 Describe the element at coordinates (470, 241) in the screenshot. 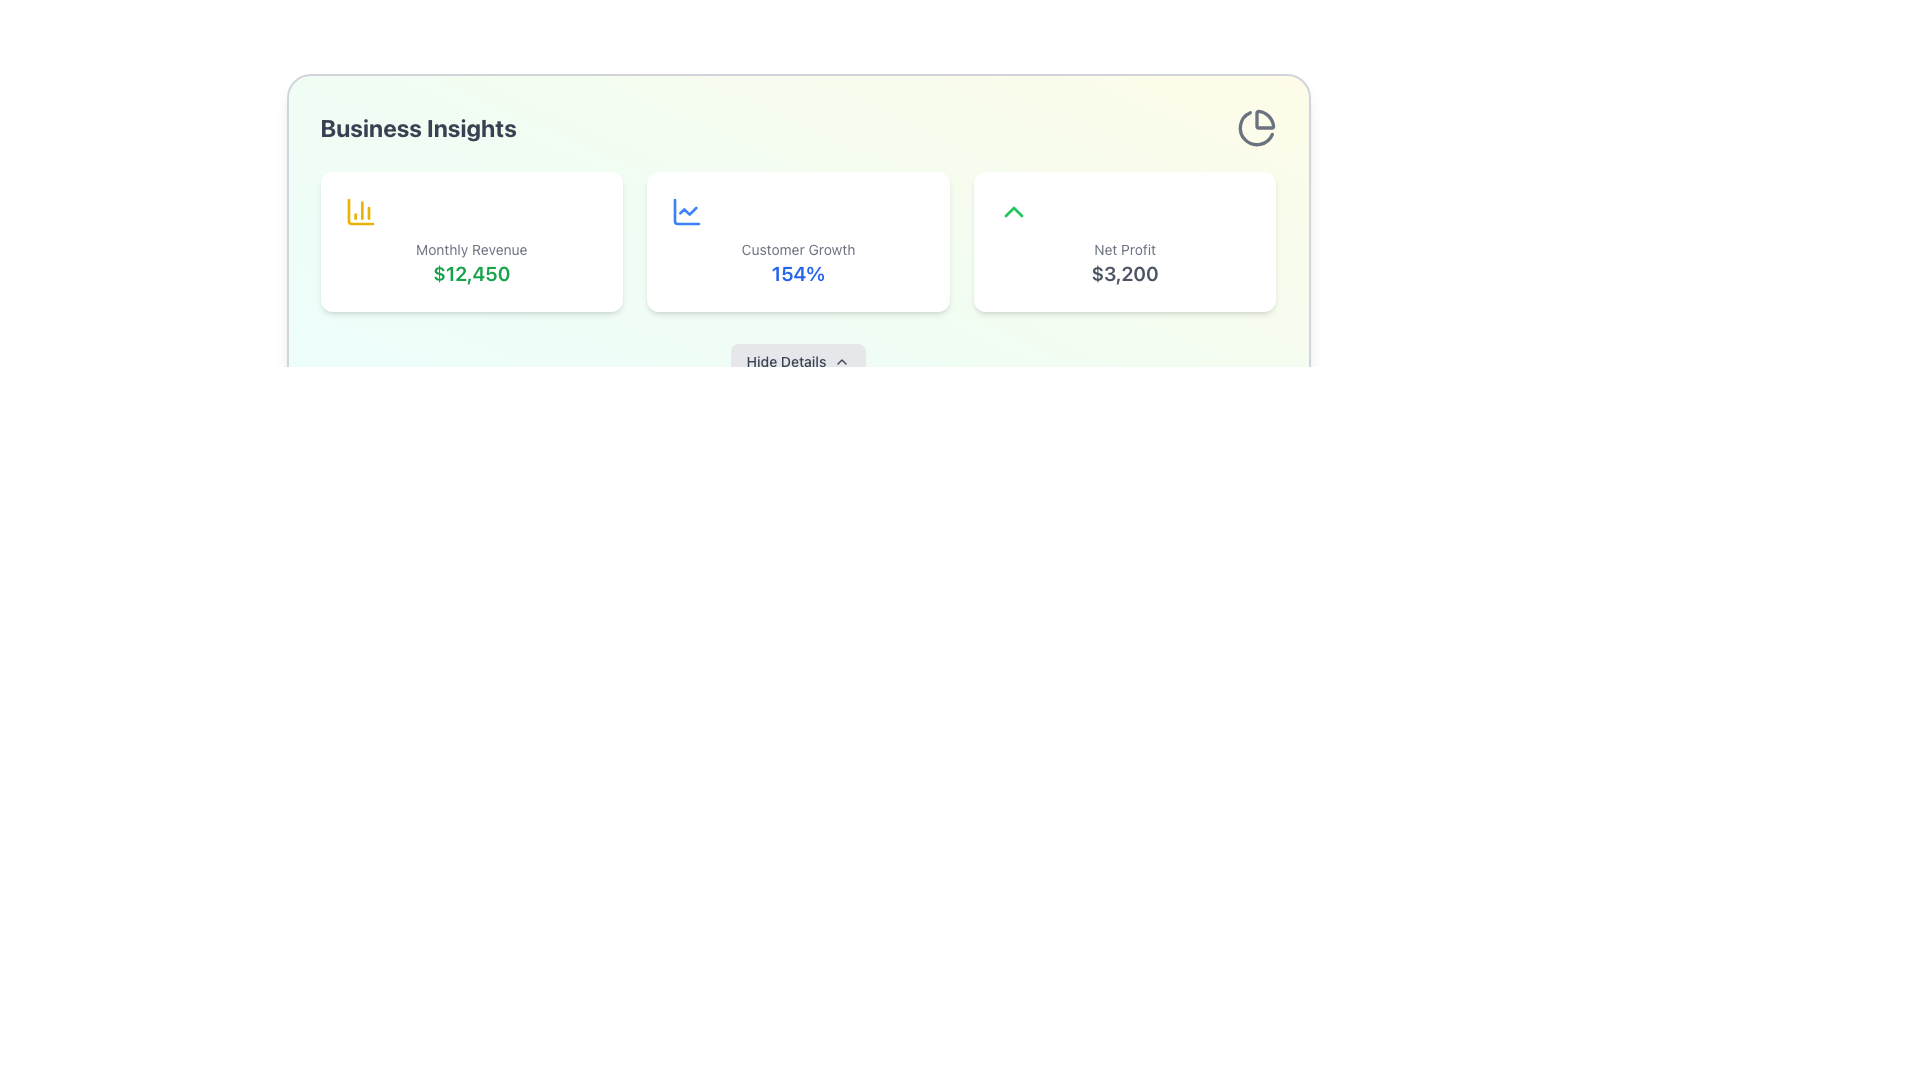

I see `information displayed on the Informative Card showing 'Monthly Revenue' with the value '$12,450', which is the leftmost card in a three-card layout` at that location.